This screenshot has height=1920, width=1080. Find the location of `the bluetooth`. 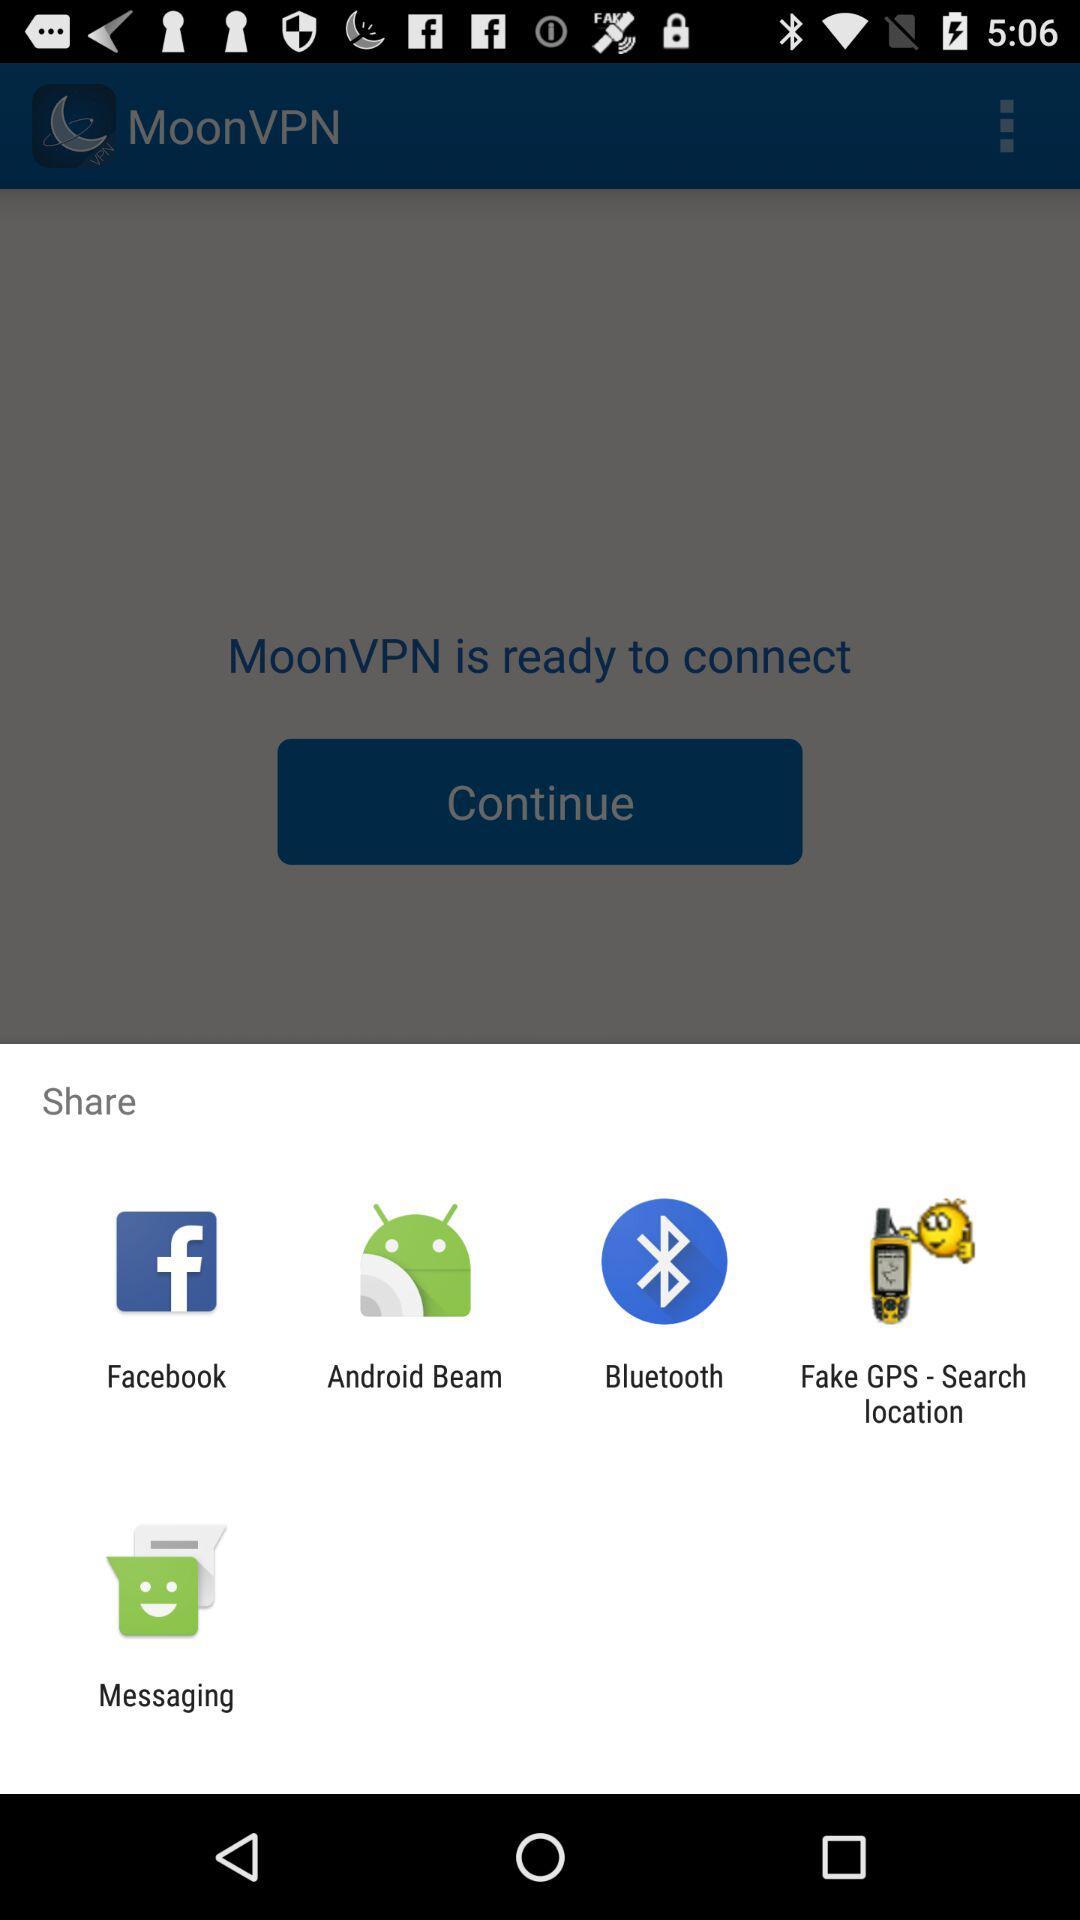

the bluetooth is located at coordinates (664, 1392).